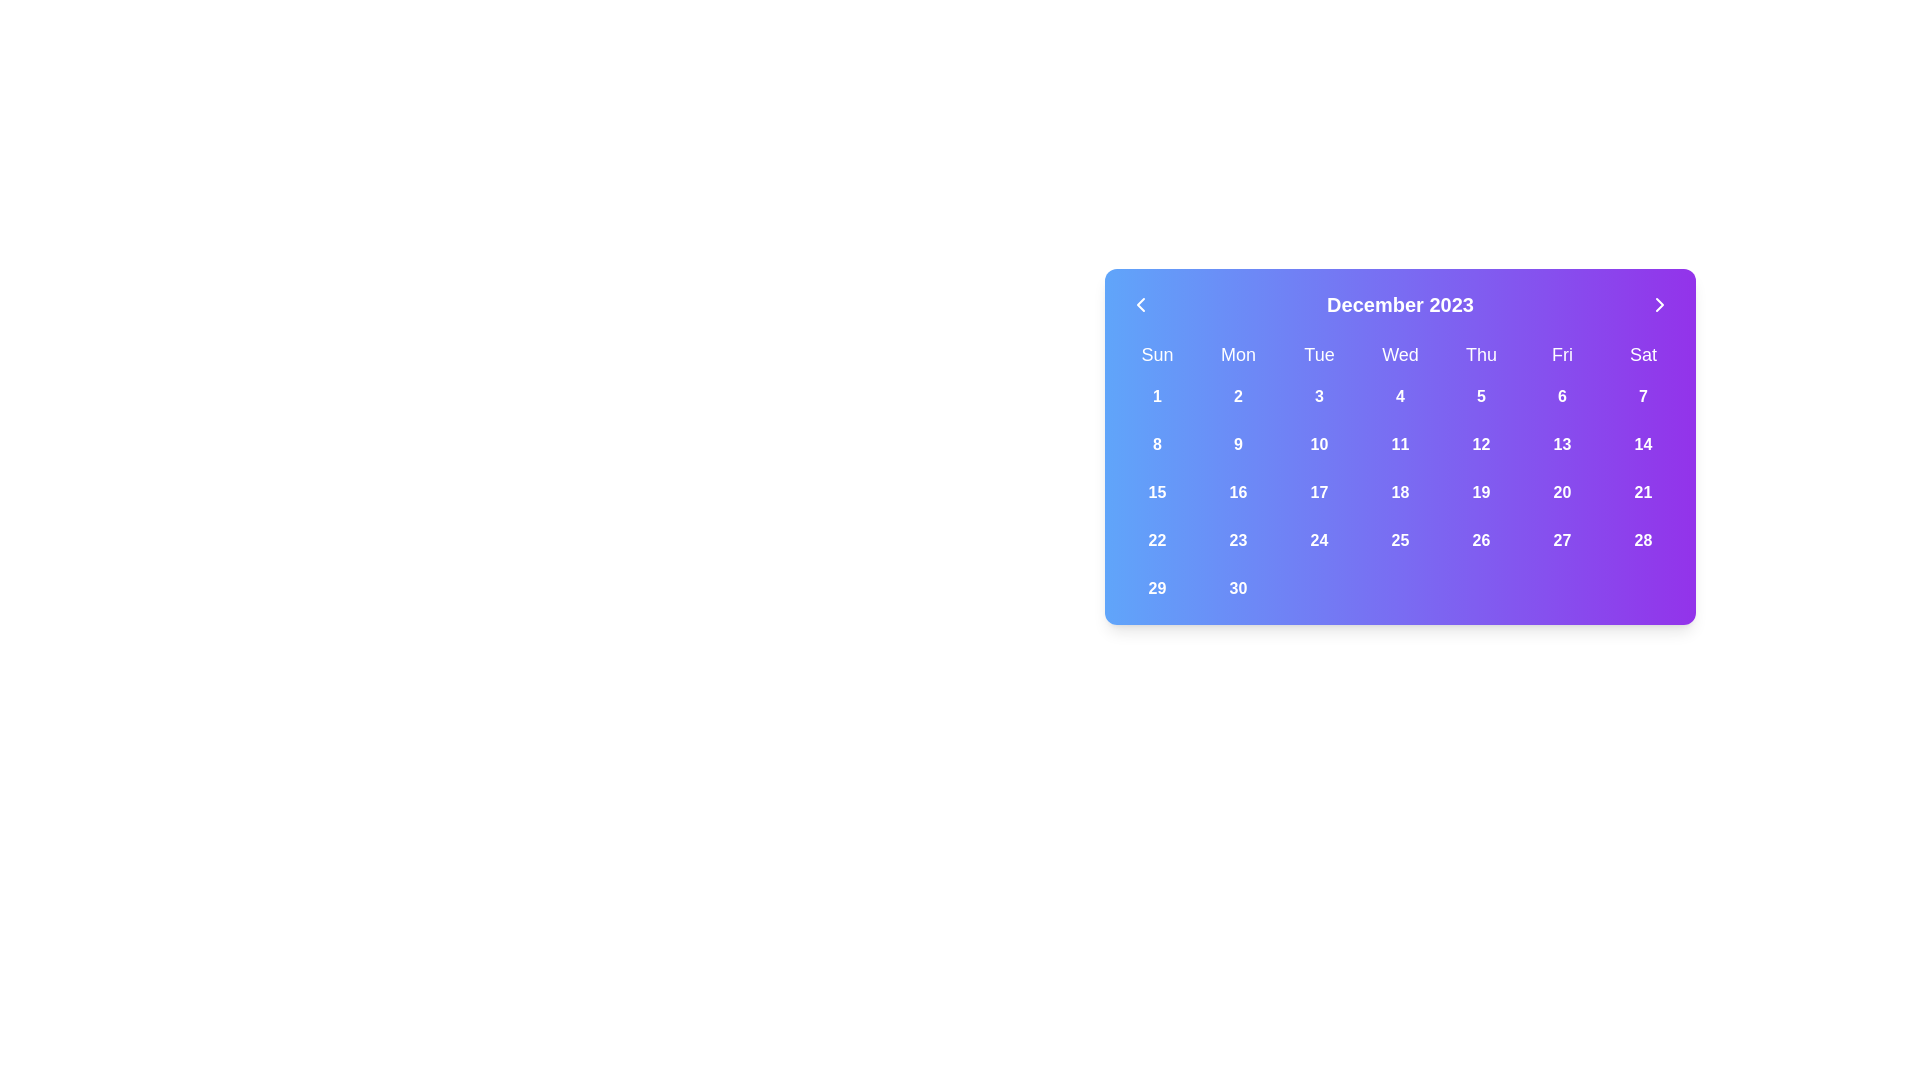 The height and width of the screenshot is (1080, 1920). I want to click on the button labeled '30', so click(1237, 588).